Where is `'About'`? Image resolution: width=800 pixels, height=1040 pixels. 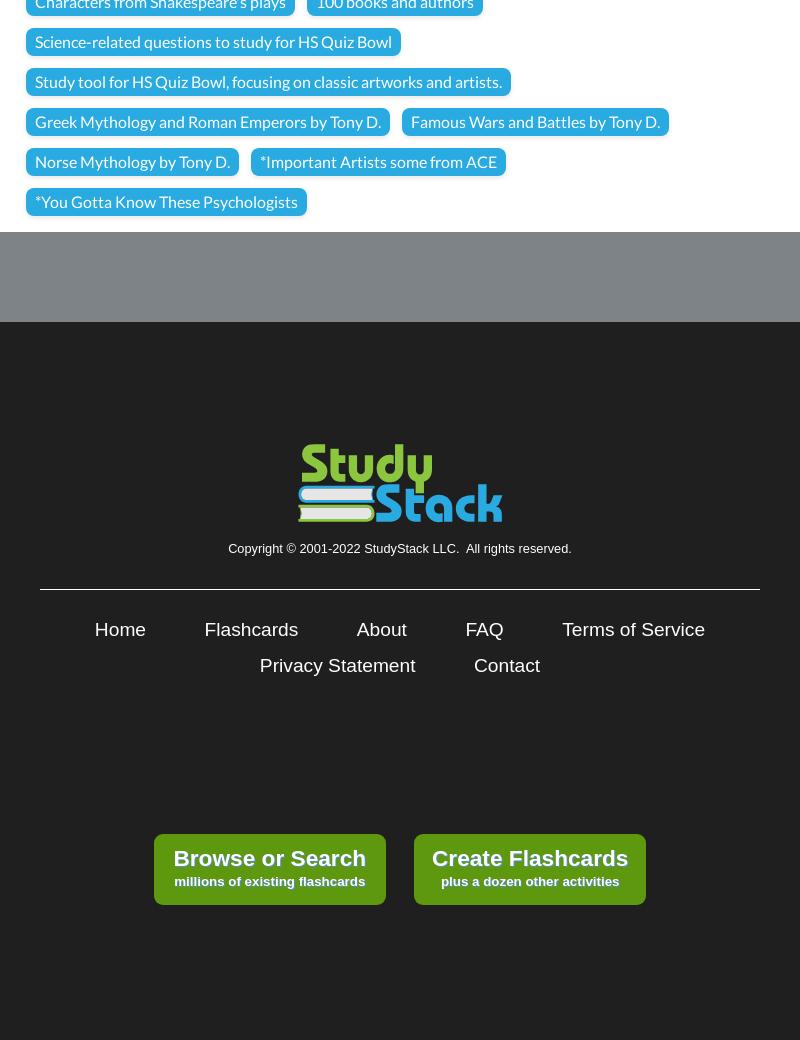 'About' is located at coordinates (379, 628).